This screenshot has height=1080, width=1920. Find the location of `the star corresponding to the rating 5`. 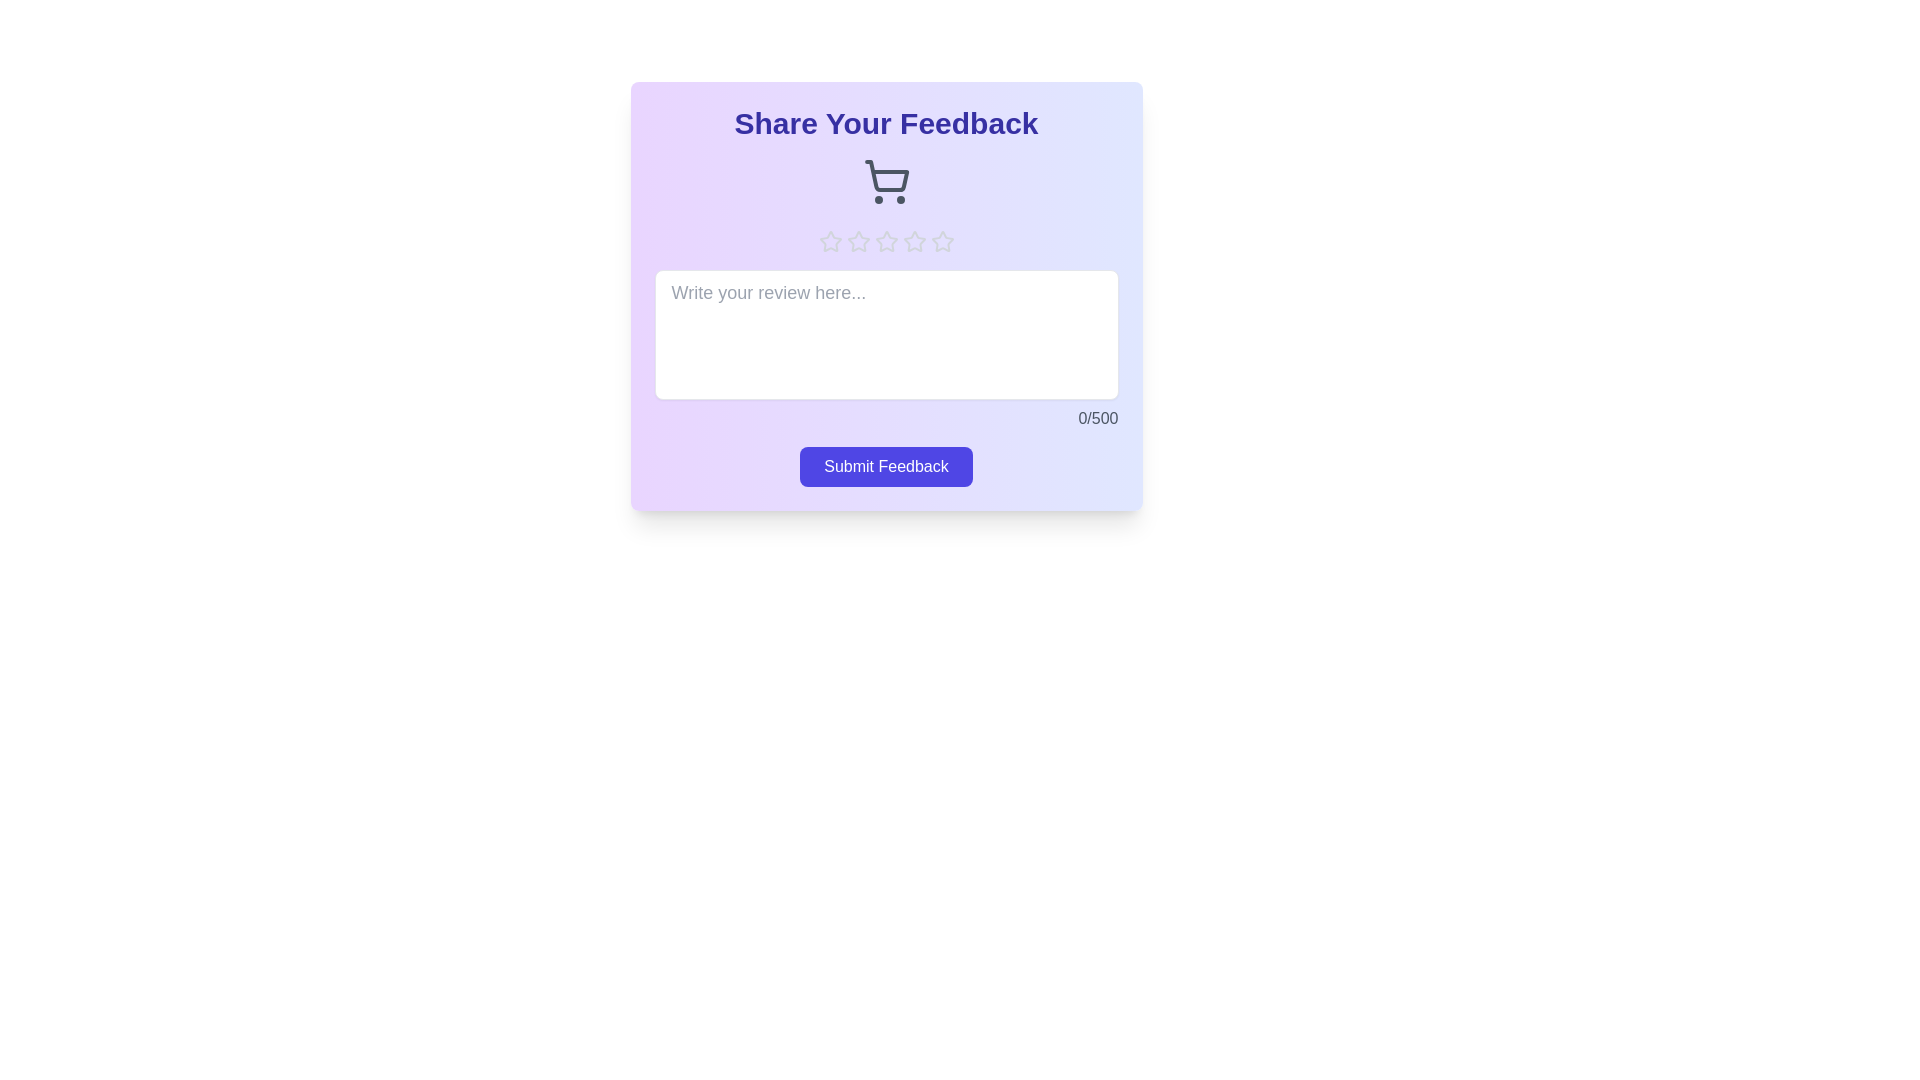

the star corresponding to the rating 5 is located at coordinates (941, 241).